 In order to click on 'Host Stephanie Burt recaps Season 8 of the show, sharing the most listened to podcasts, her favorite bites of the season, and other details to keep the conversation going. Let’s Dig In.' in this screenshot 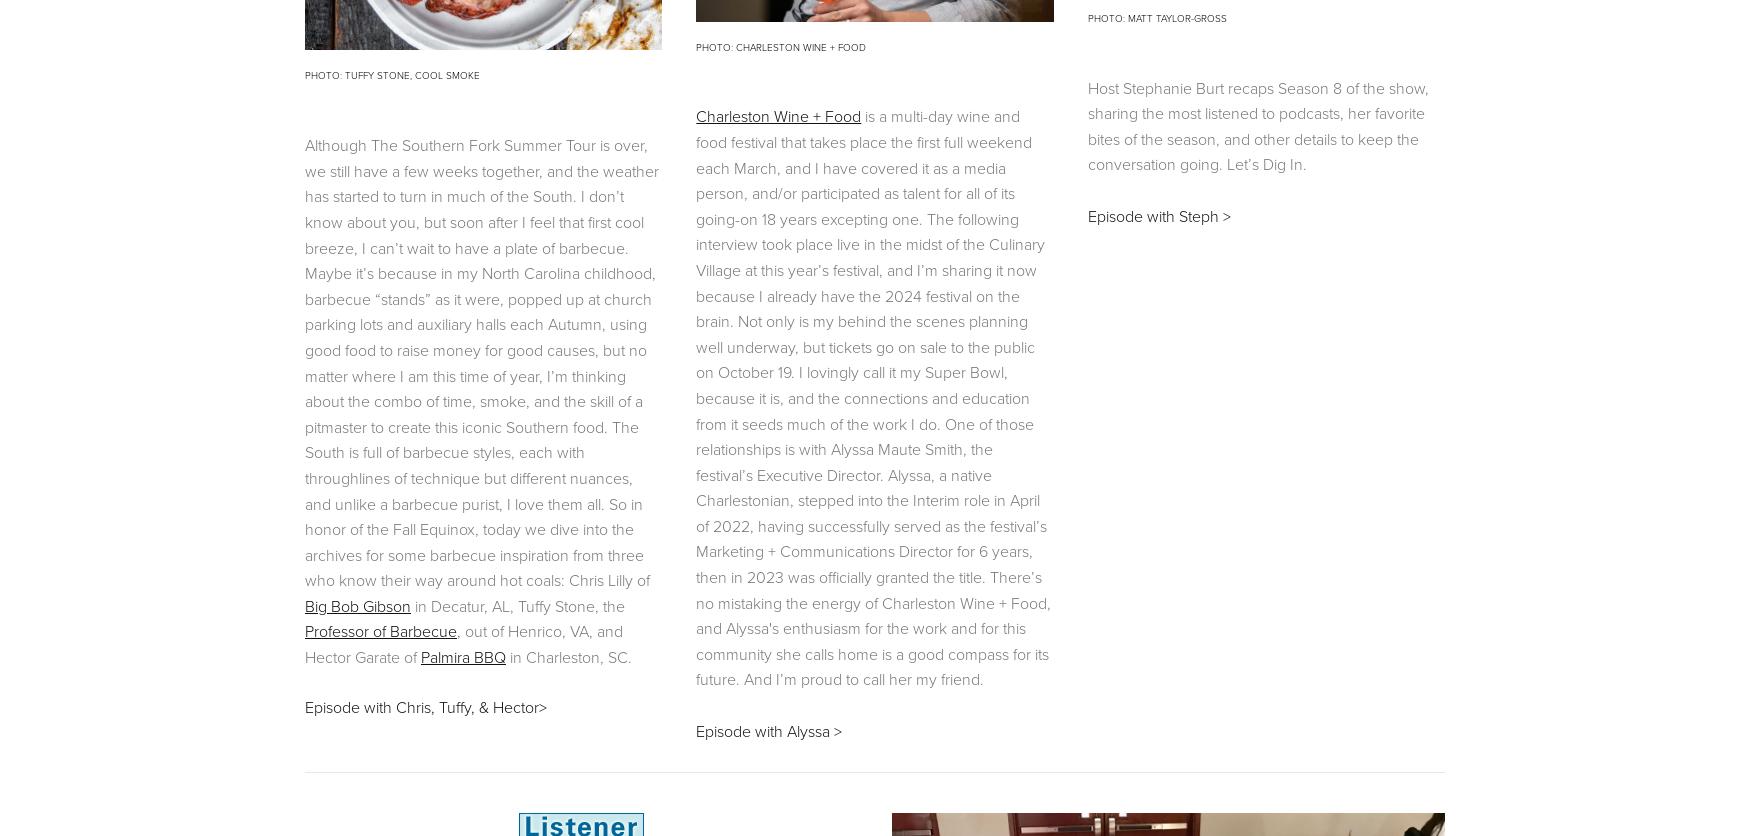, I will do `click(1258, 124)`.